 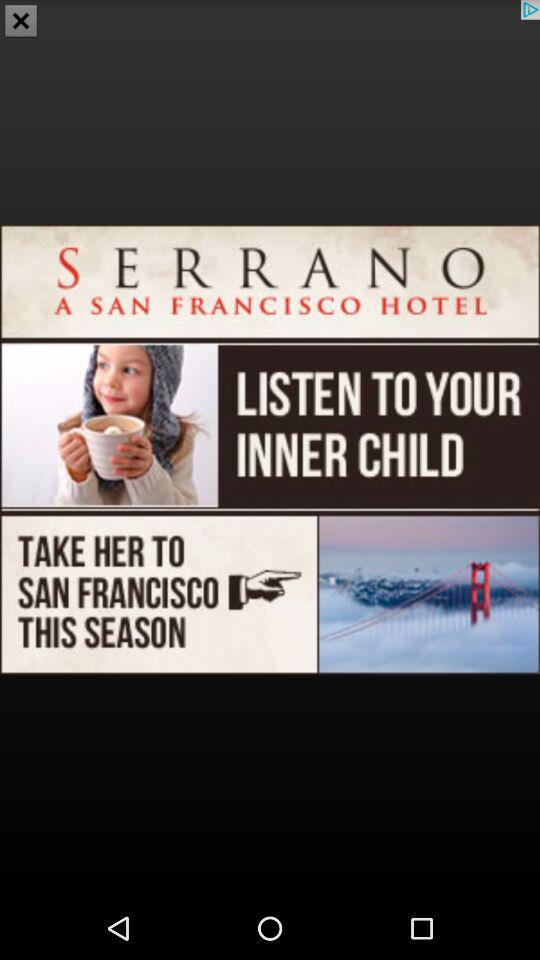 What do you see at coordinates (20, 21) in the screenshot?
I see `the close icon` at bounding box center [20, 21].